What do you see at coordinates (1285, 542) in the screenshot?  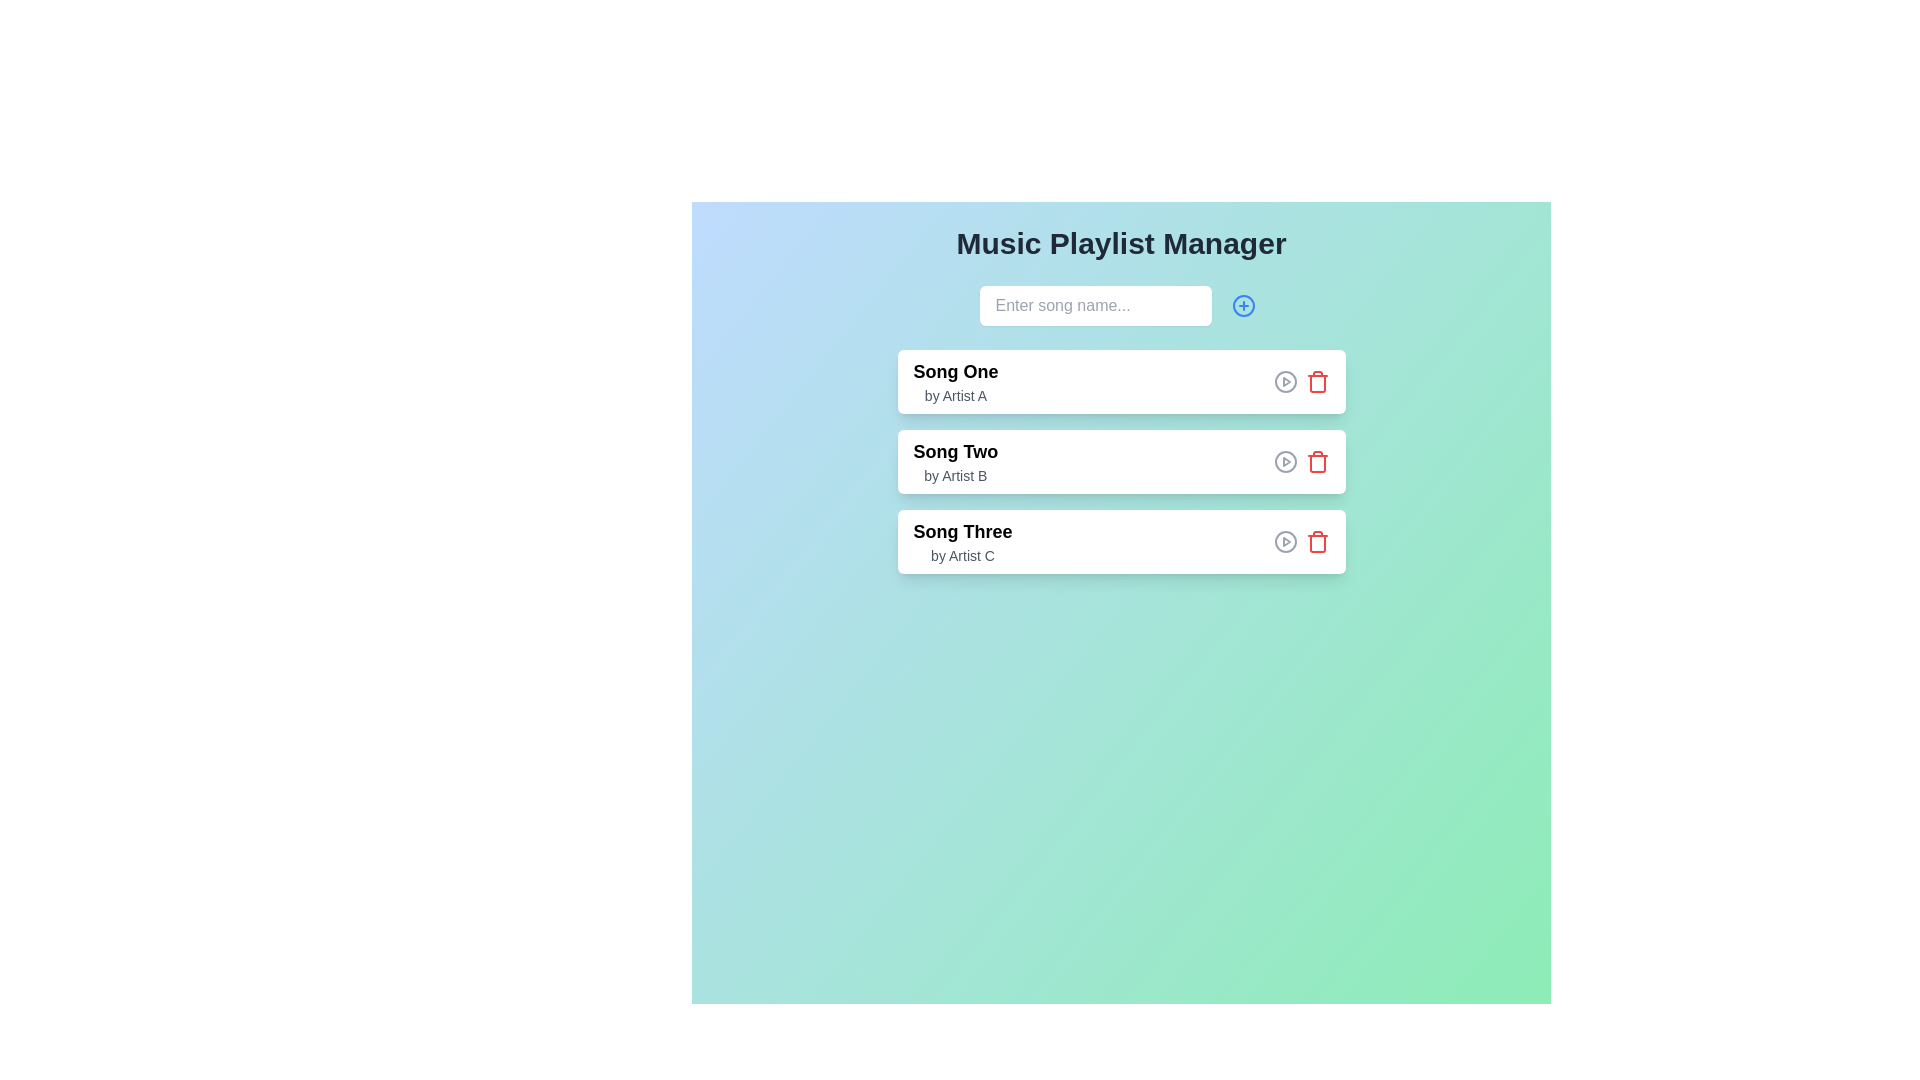 I see `the circular play icon button with a gray outline and triangular 'play' symbol, located in the right part of the third row of elements in a vertical list` at bounding box center [1285, 542].